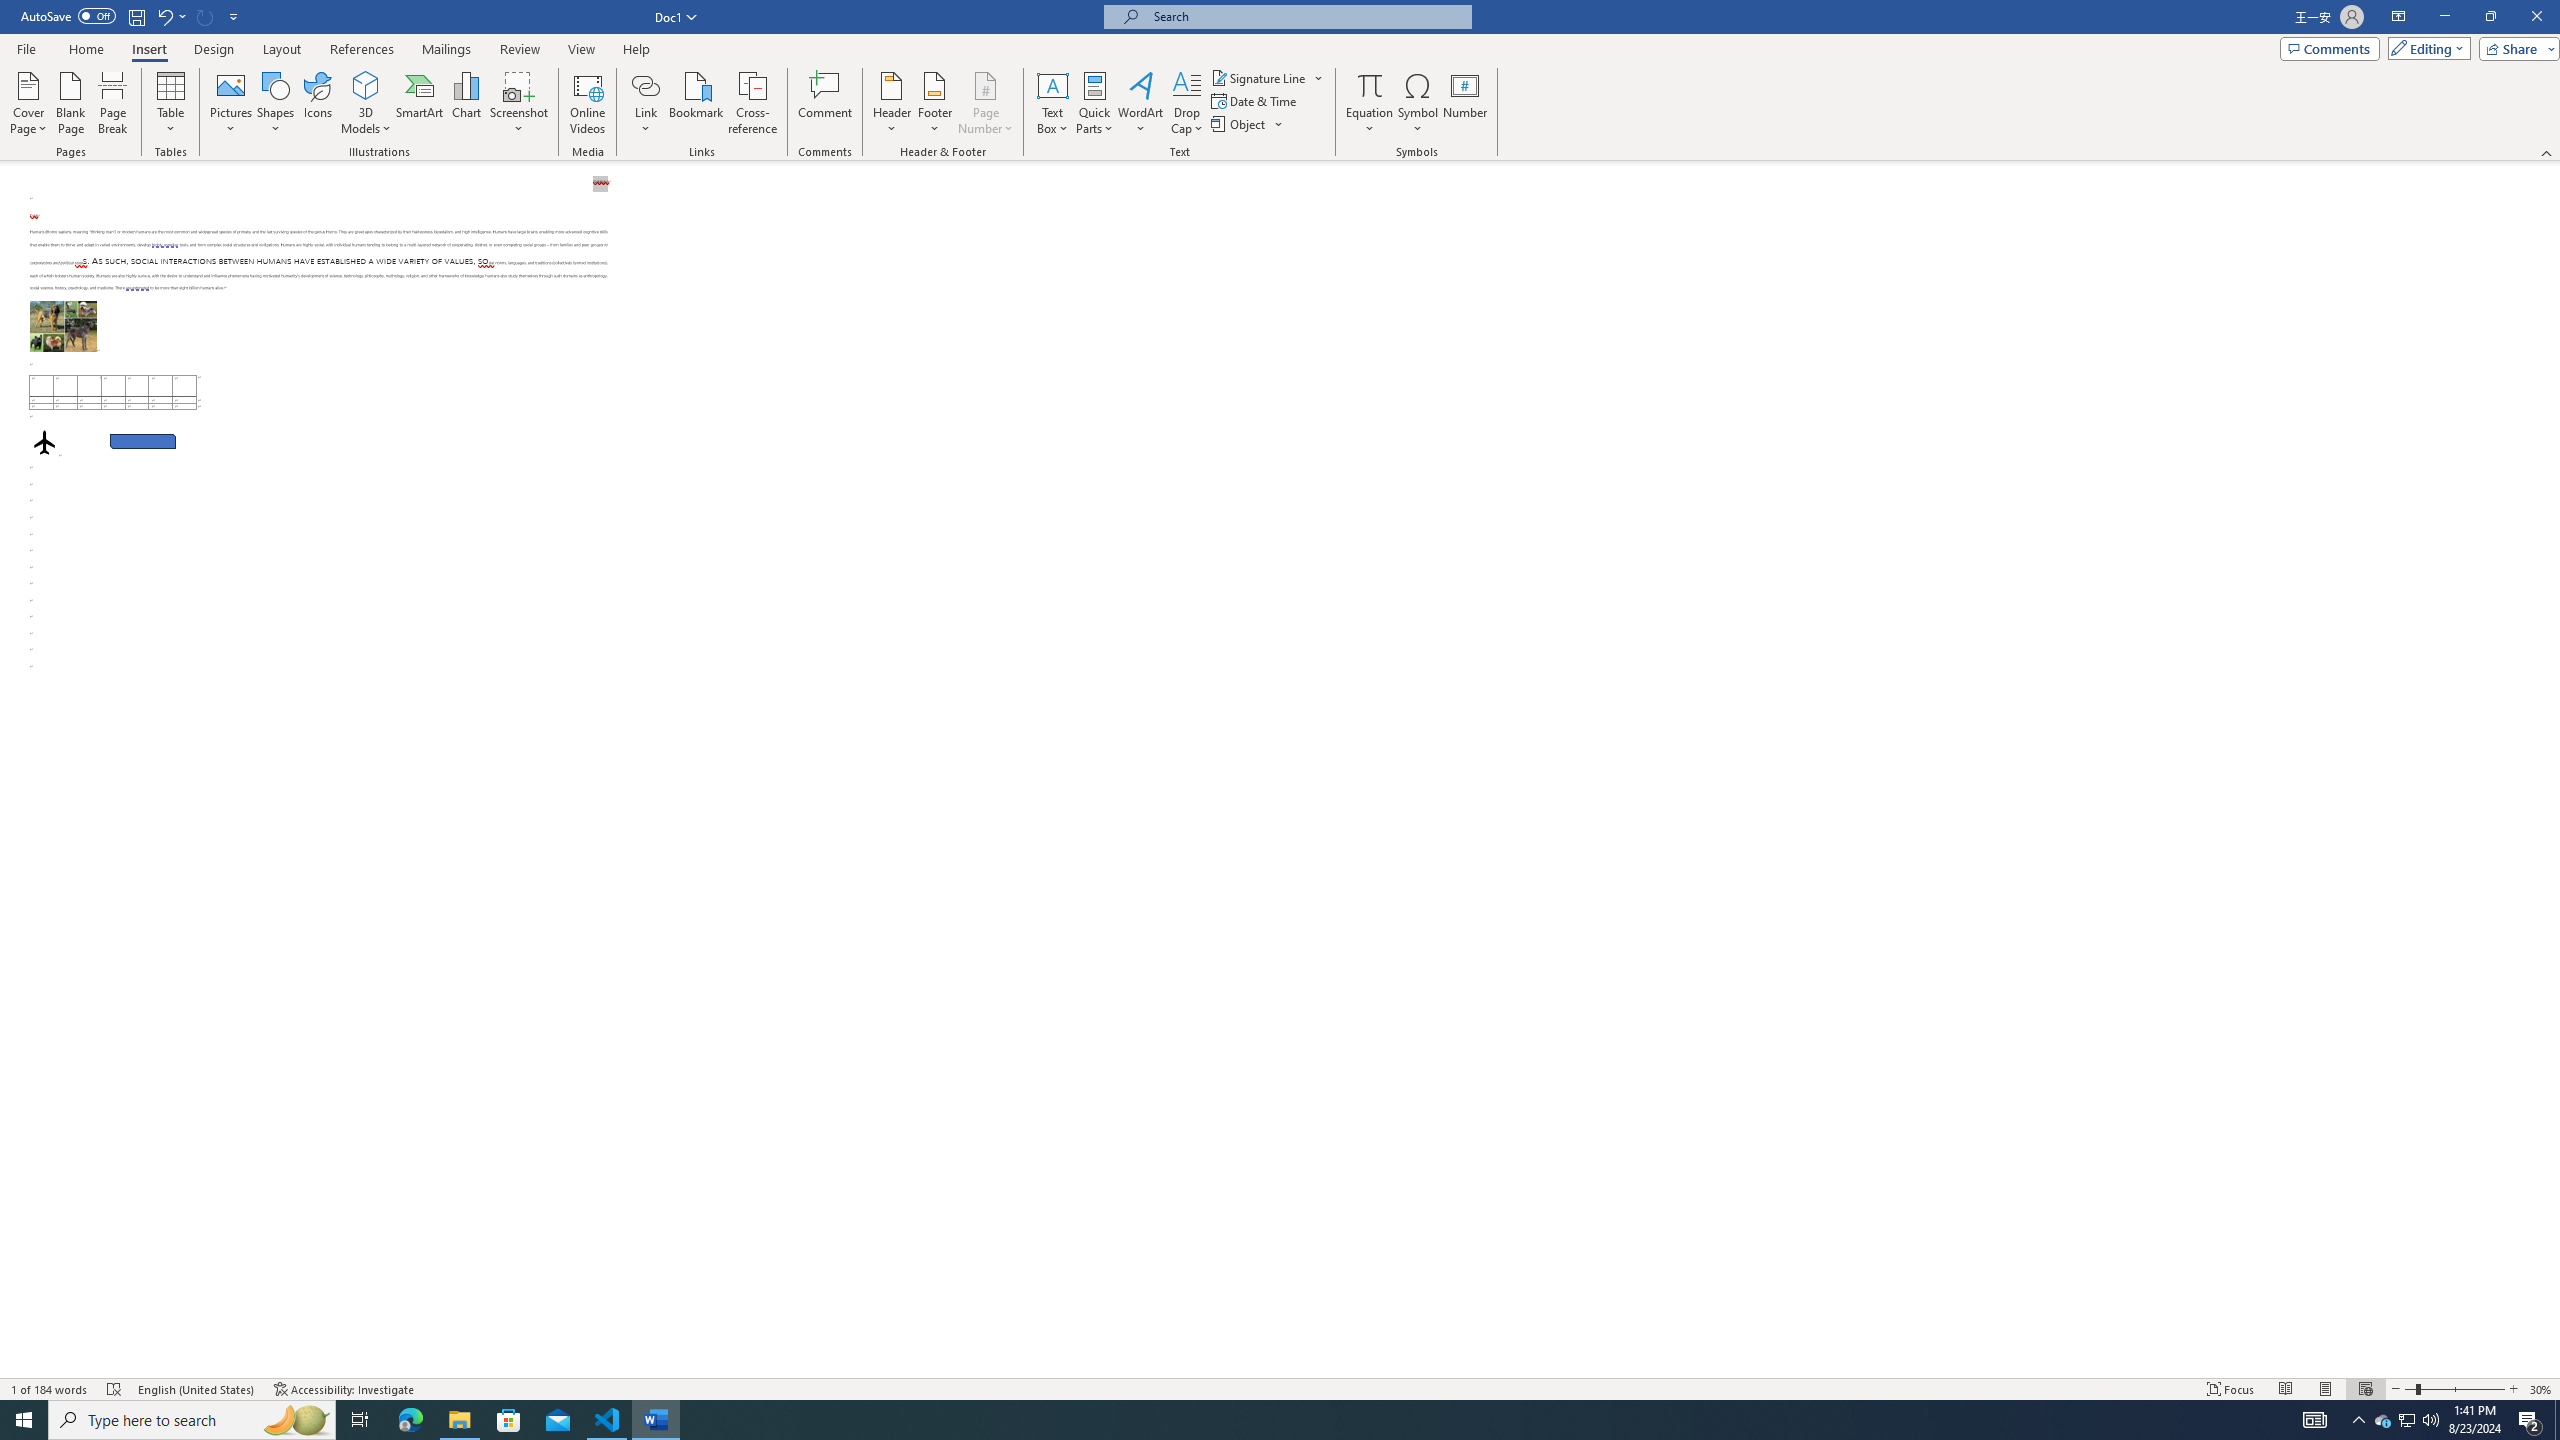 Image resolution: width=2560 pixels, height=1440 pixels. Describe the element at coordinates (281, 49) in the screenshot. I see `'Layout'` at that location.